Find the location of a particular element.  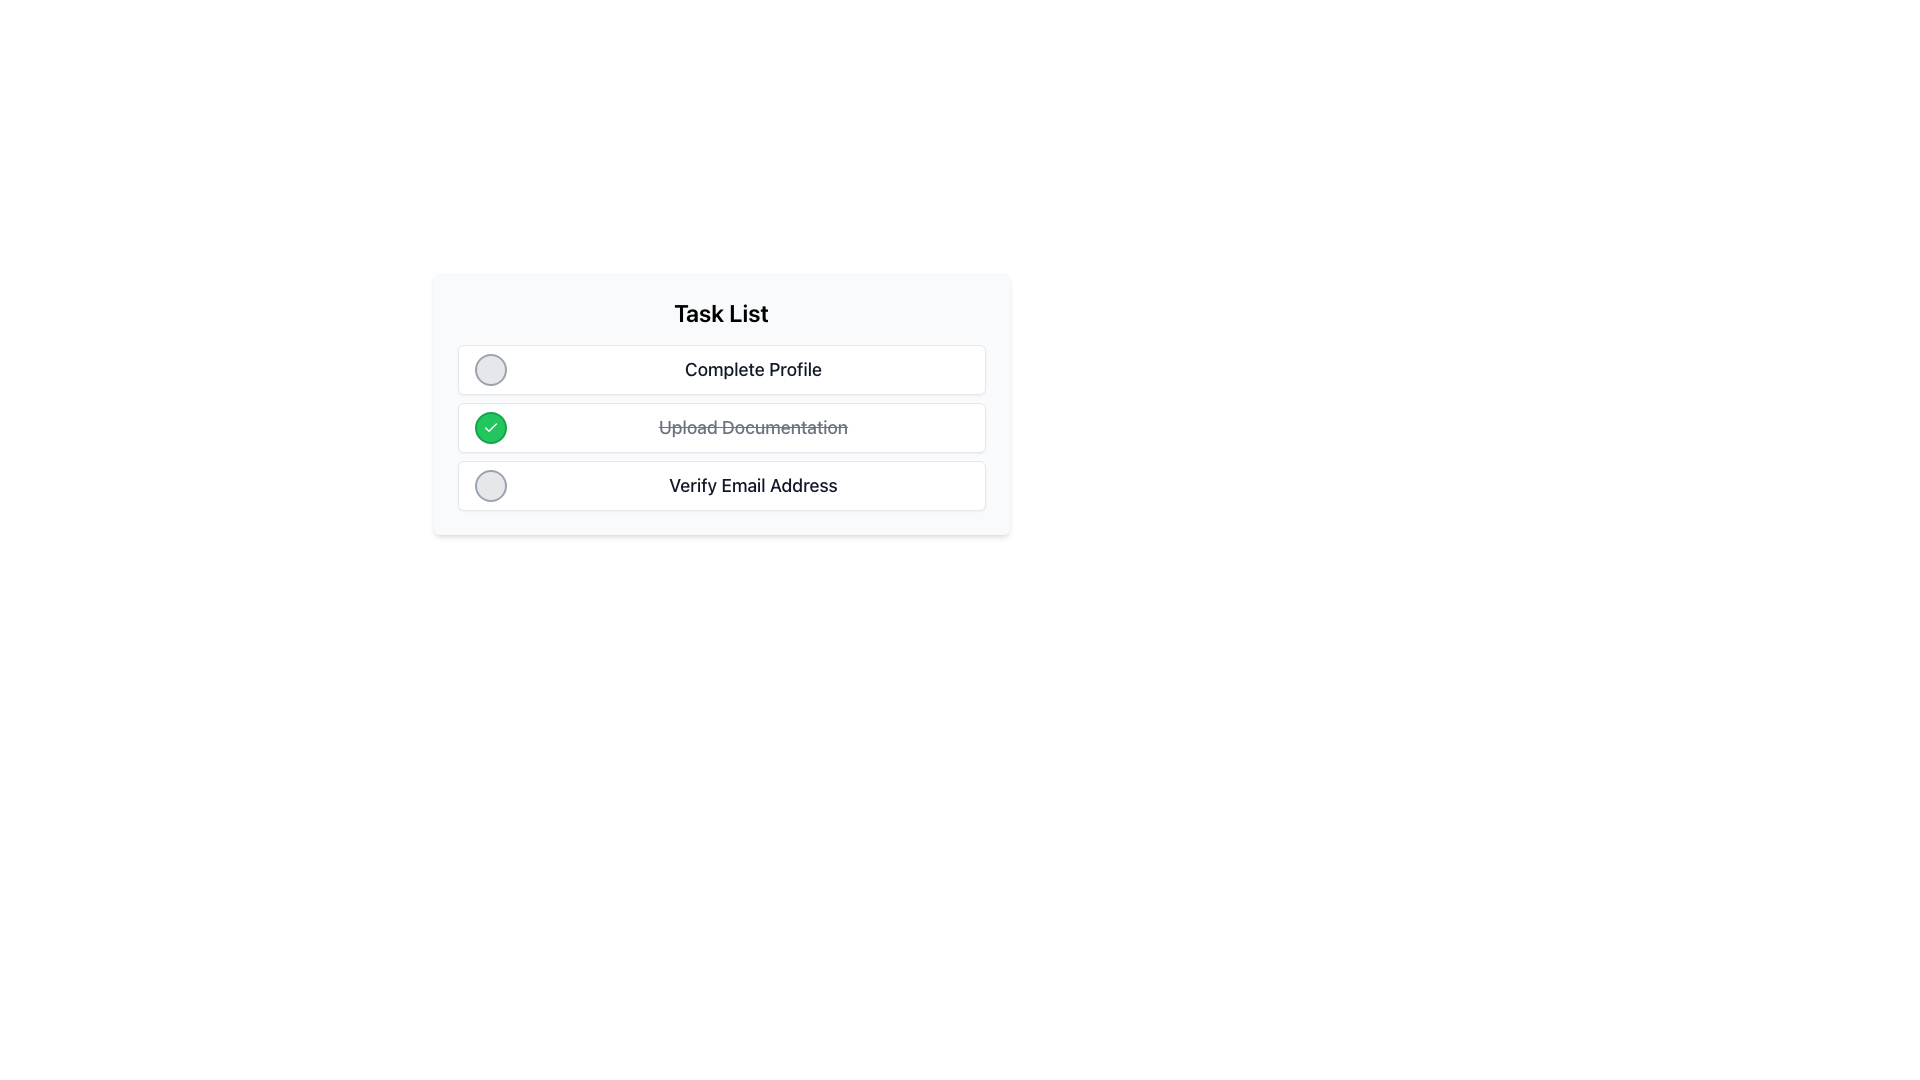

the interactive button to the left of the 'Verify Email Address' text is located at coordinates (490, 486).